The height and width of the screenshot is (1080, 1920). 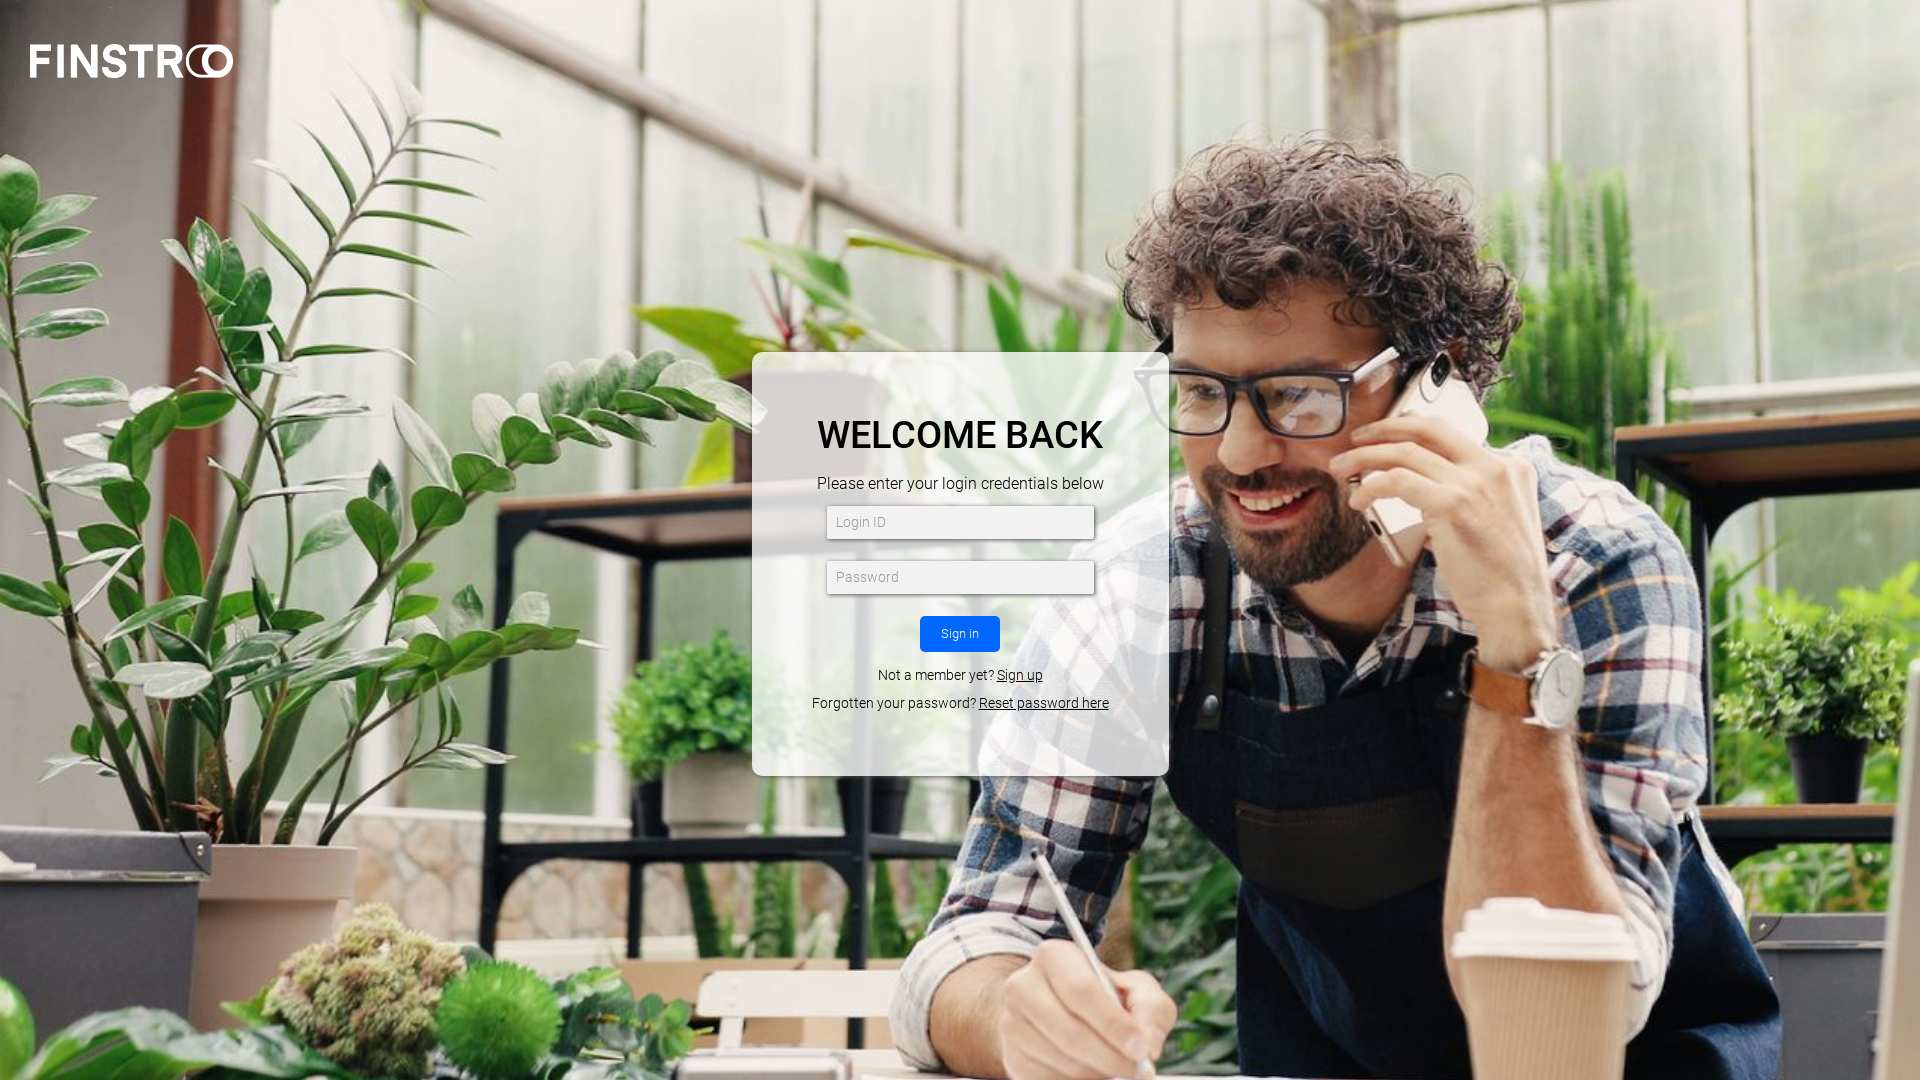 What do you see at coordinates (960, 633) in the screenshot?
I see `'Sign in'` at bounding box center [960, 633].